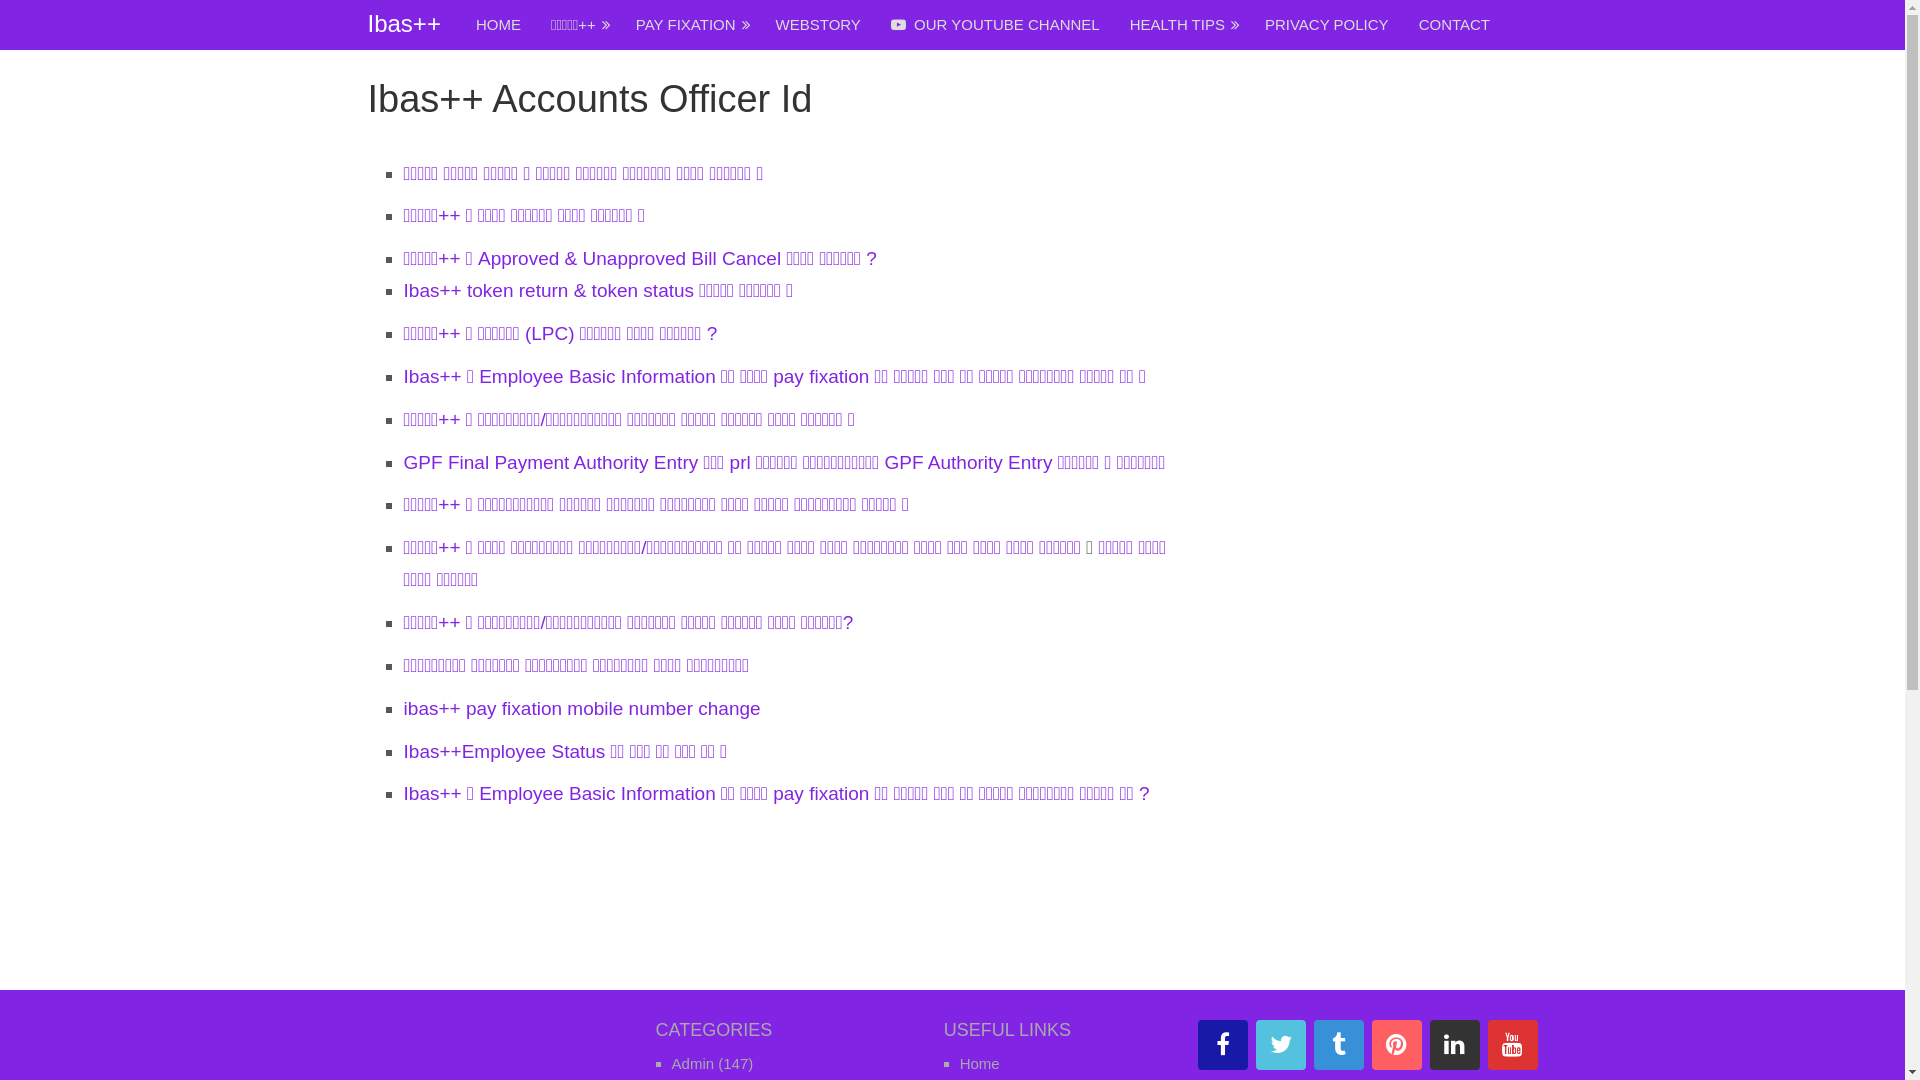  I want to click on 'WEBSTORY', so click(818, 24).